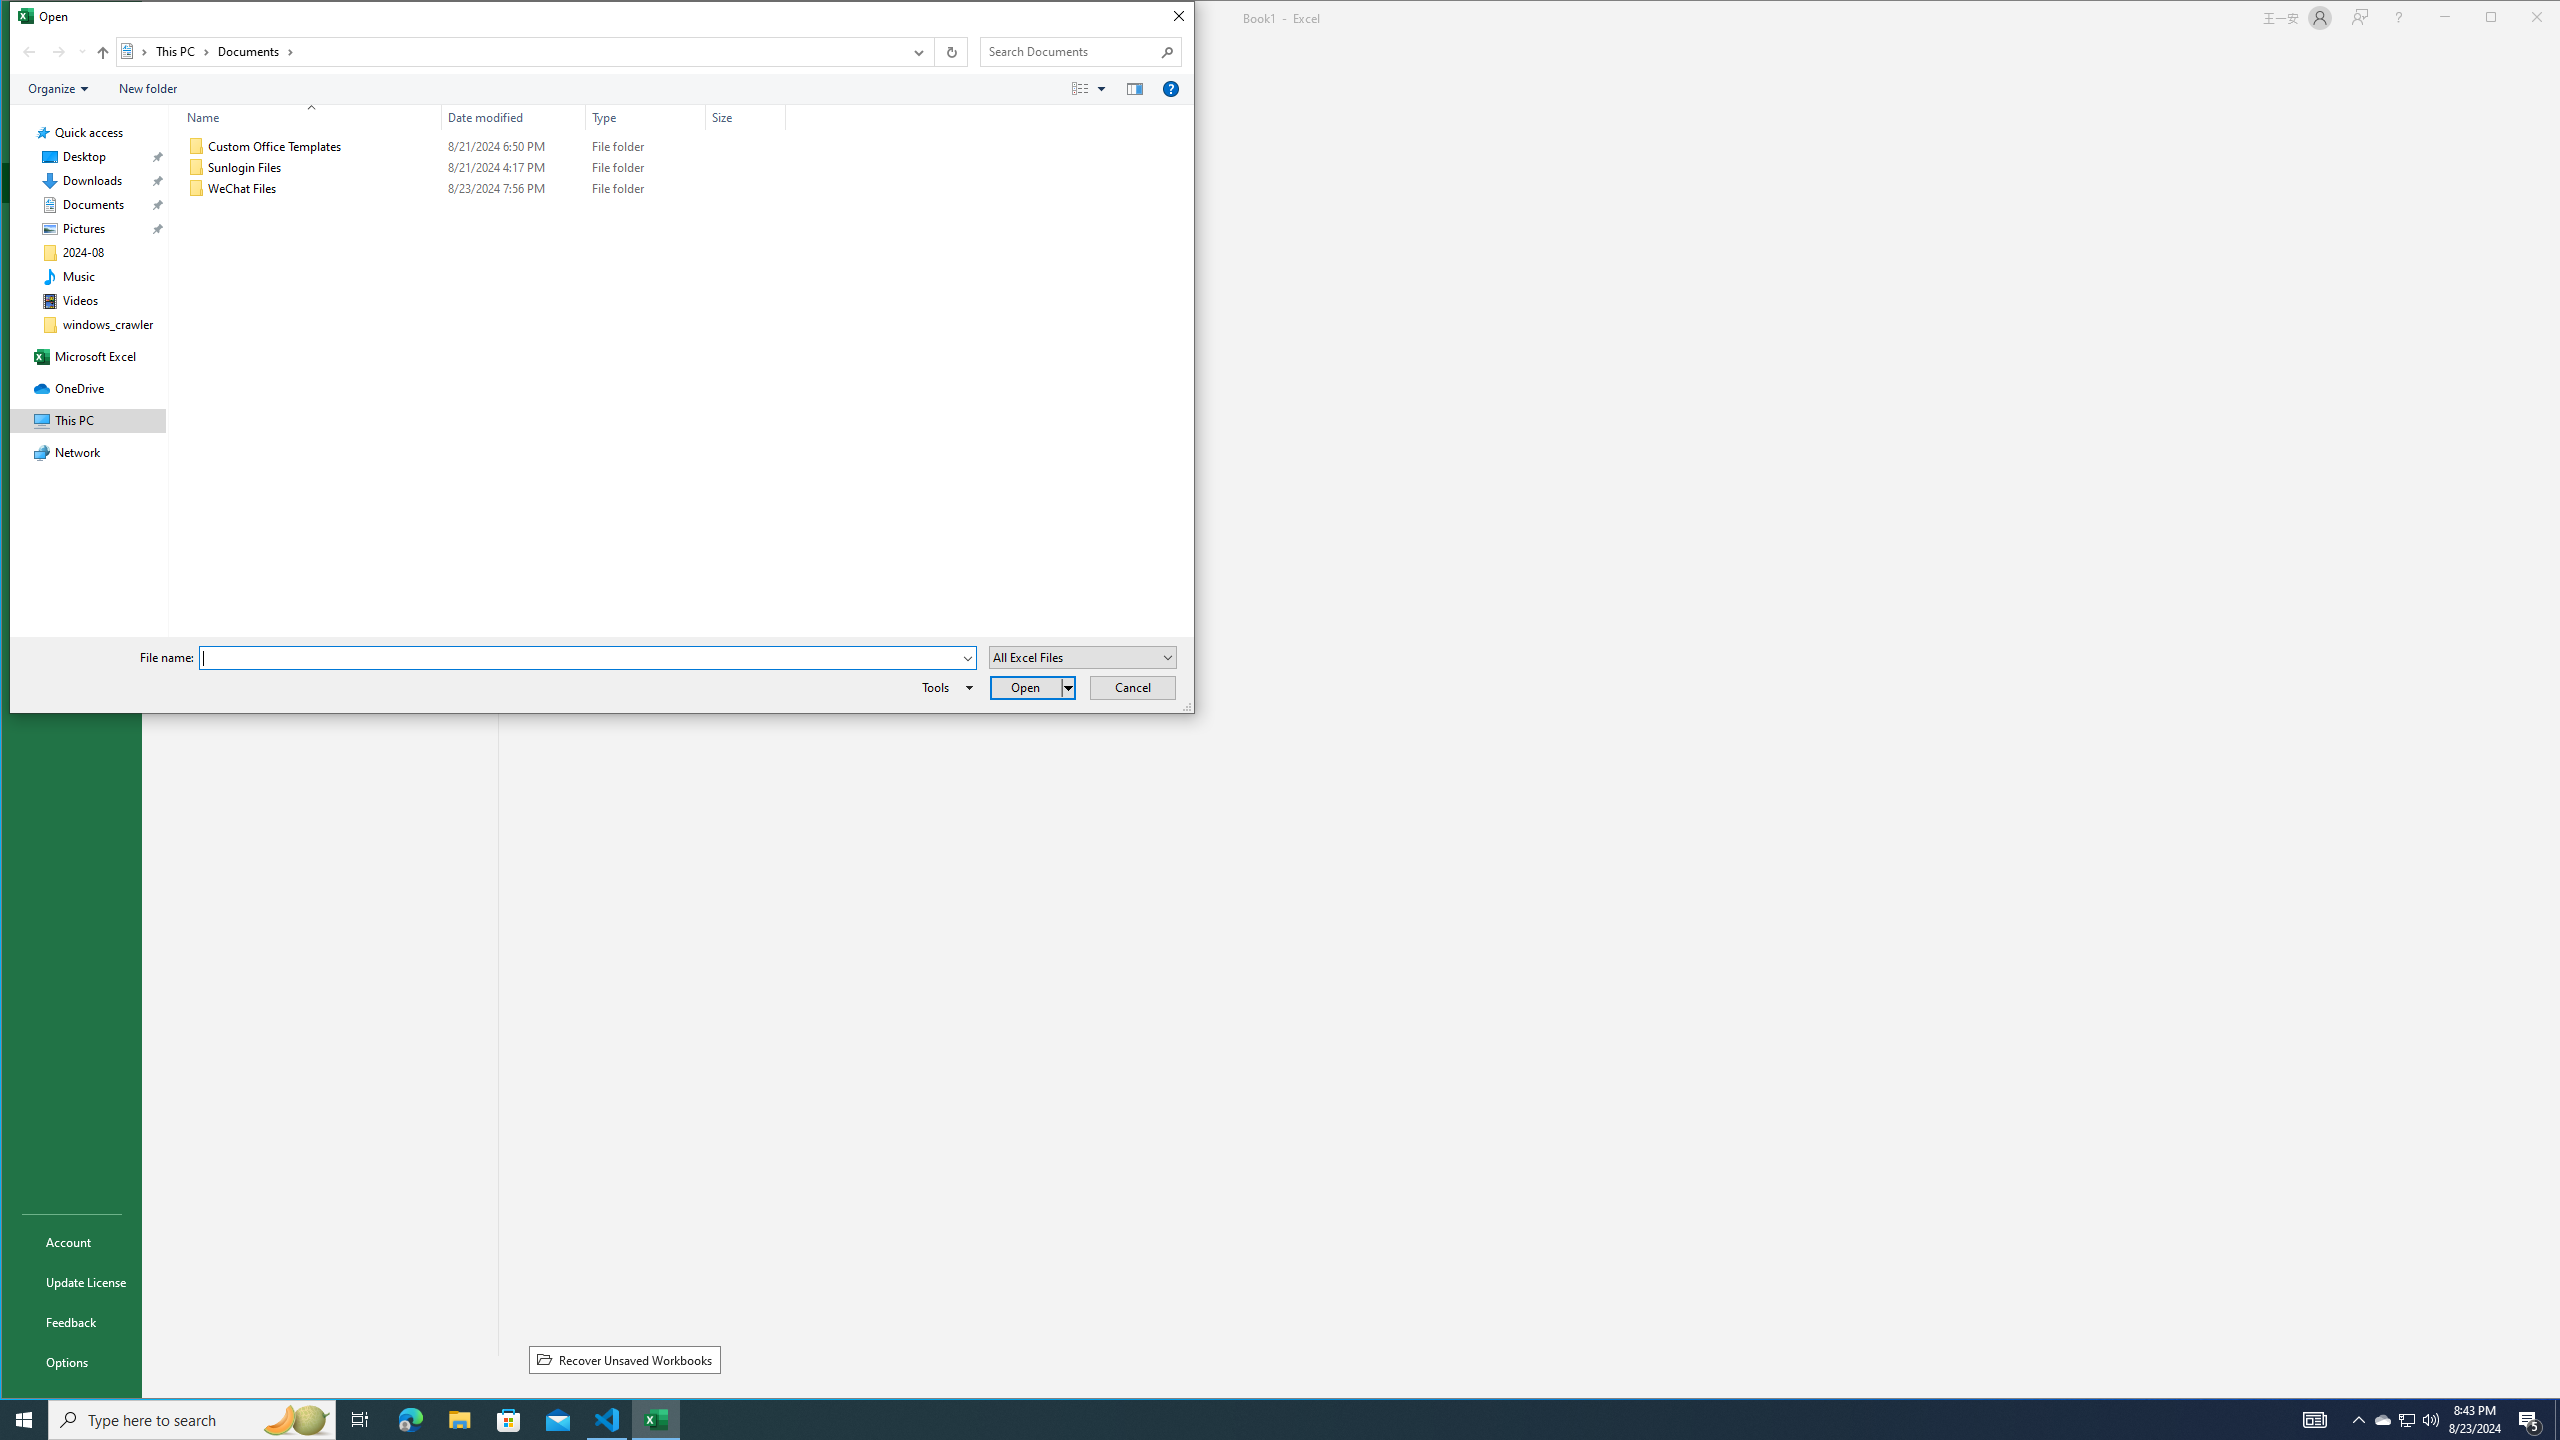 This screenshot has height=1440, width=2560. What do you see at coordinates (933, 51) in the screenshot?
I see `'Address band toolbar'` at bounding box center [933, 51].